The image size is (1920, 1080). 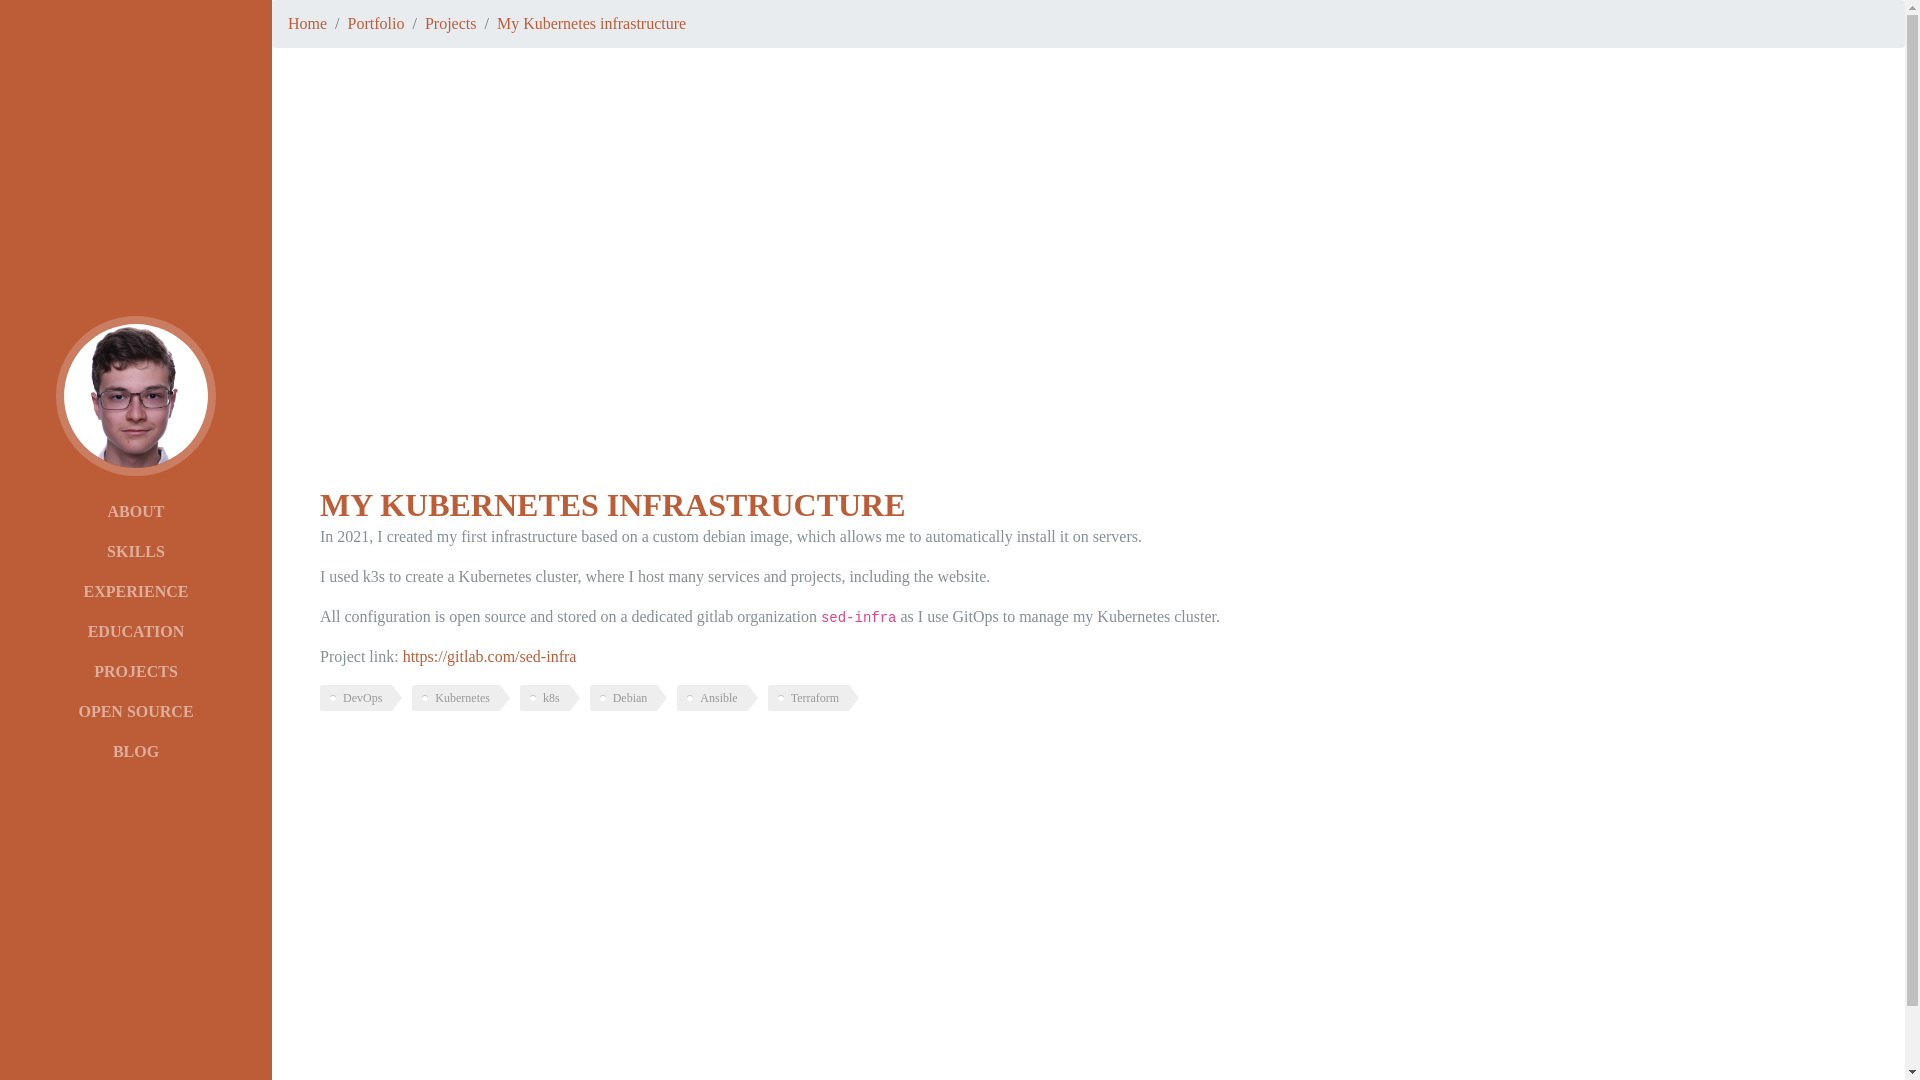 I want to click on 'https://gitlab.com/sed-infra', so click(x=402, y=656).